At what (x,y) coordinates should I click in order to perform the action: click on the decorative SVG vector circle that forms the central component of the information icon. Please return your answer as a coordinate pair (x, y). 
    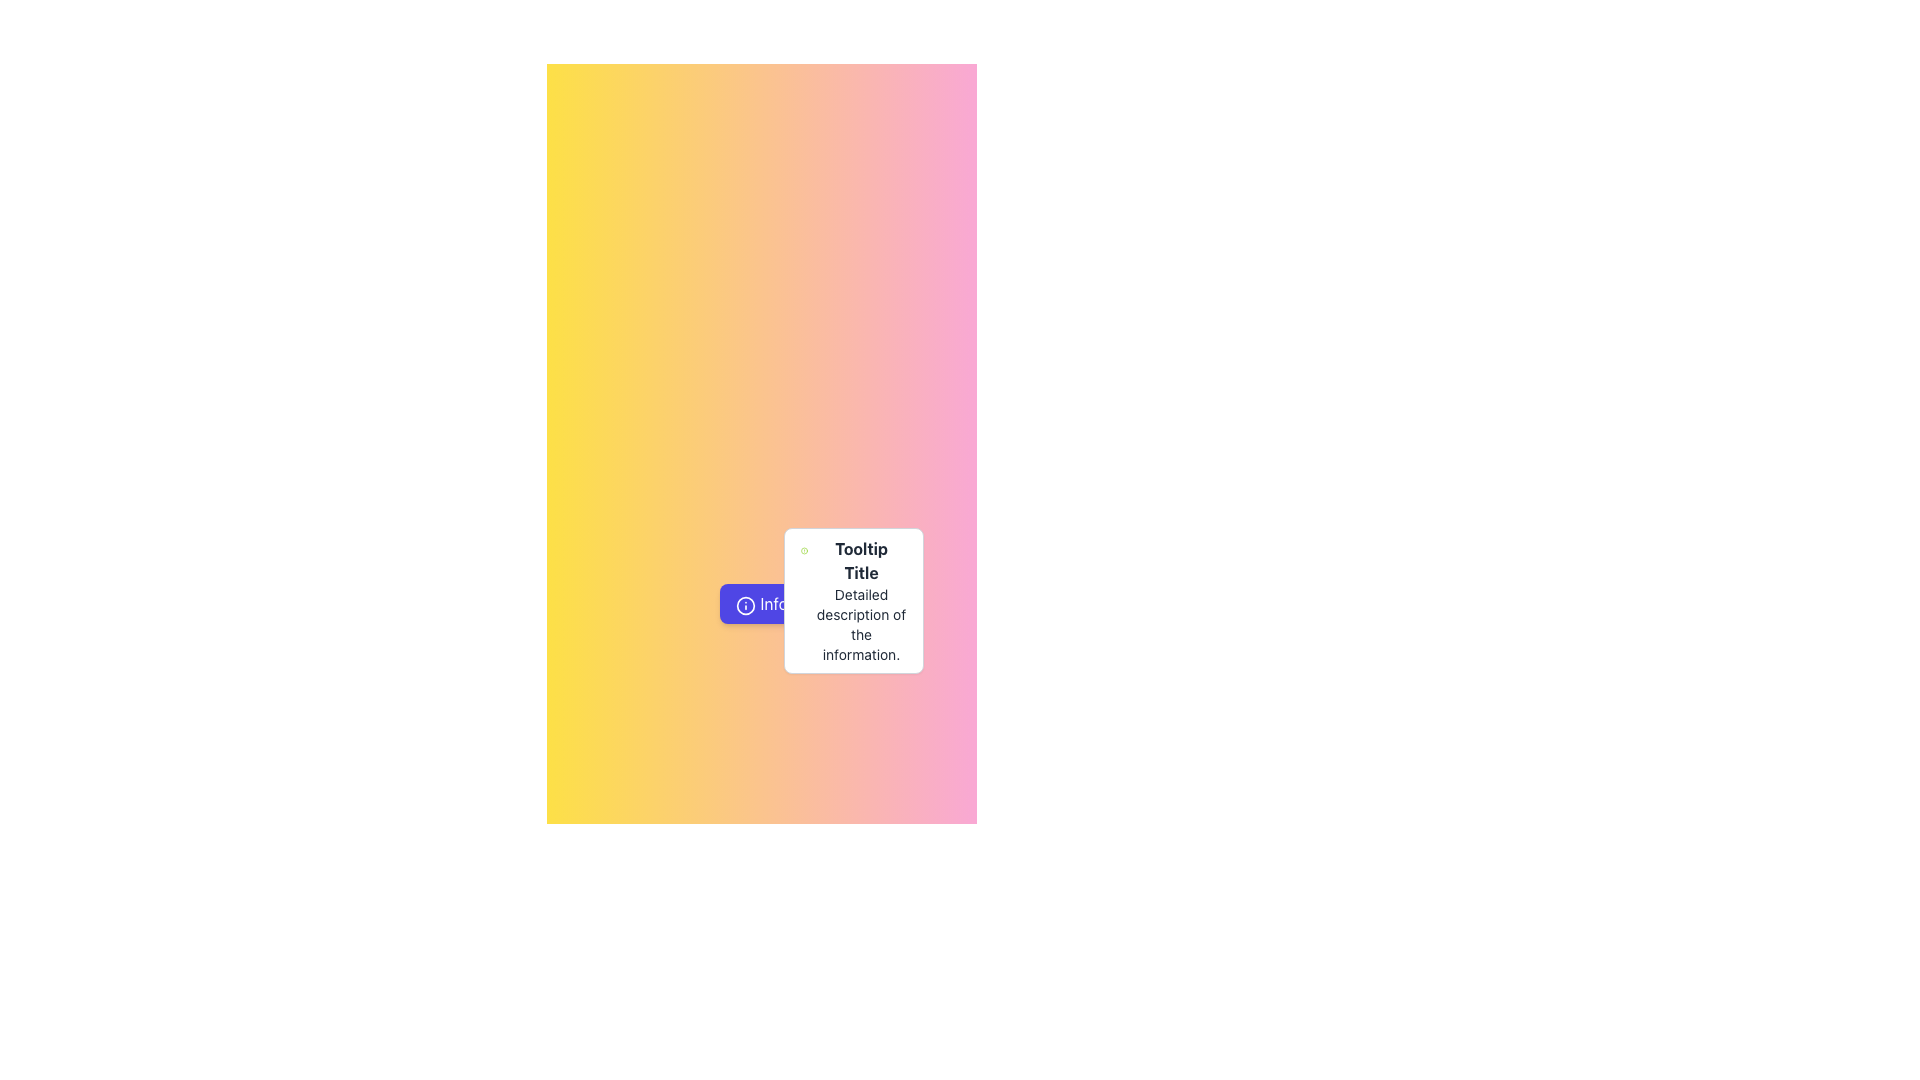
    Looking at the image, I should click on (745, 604).